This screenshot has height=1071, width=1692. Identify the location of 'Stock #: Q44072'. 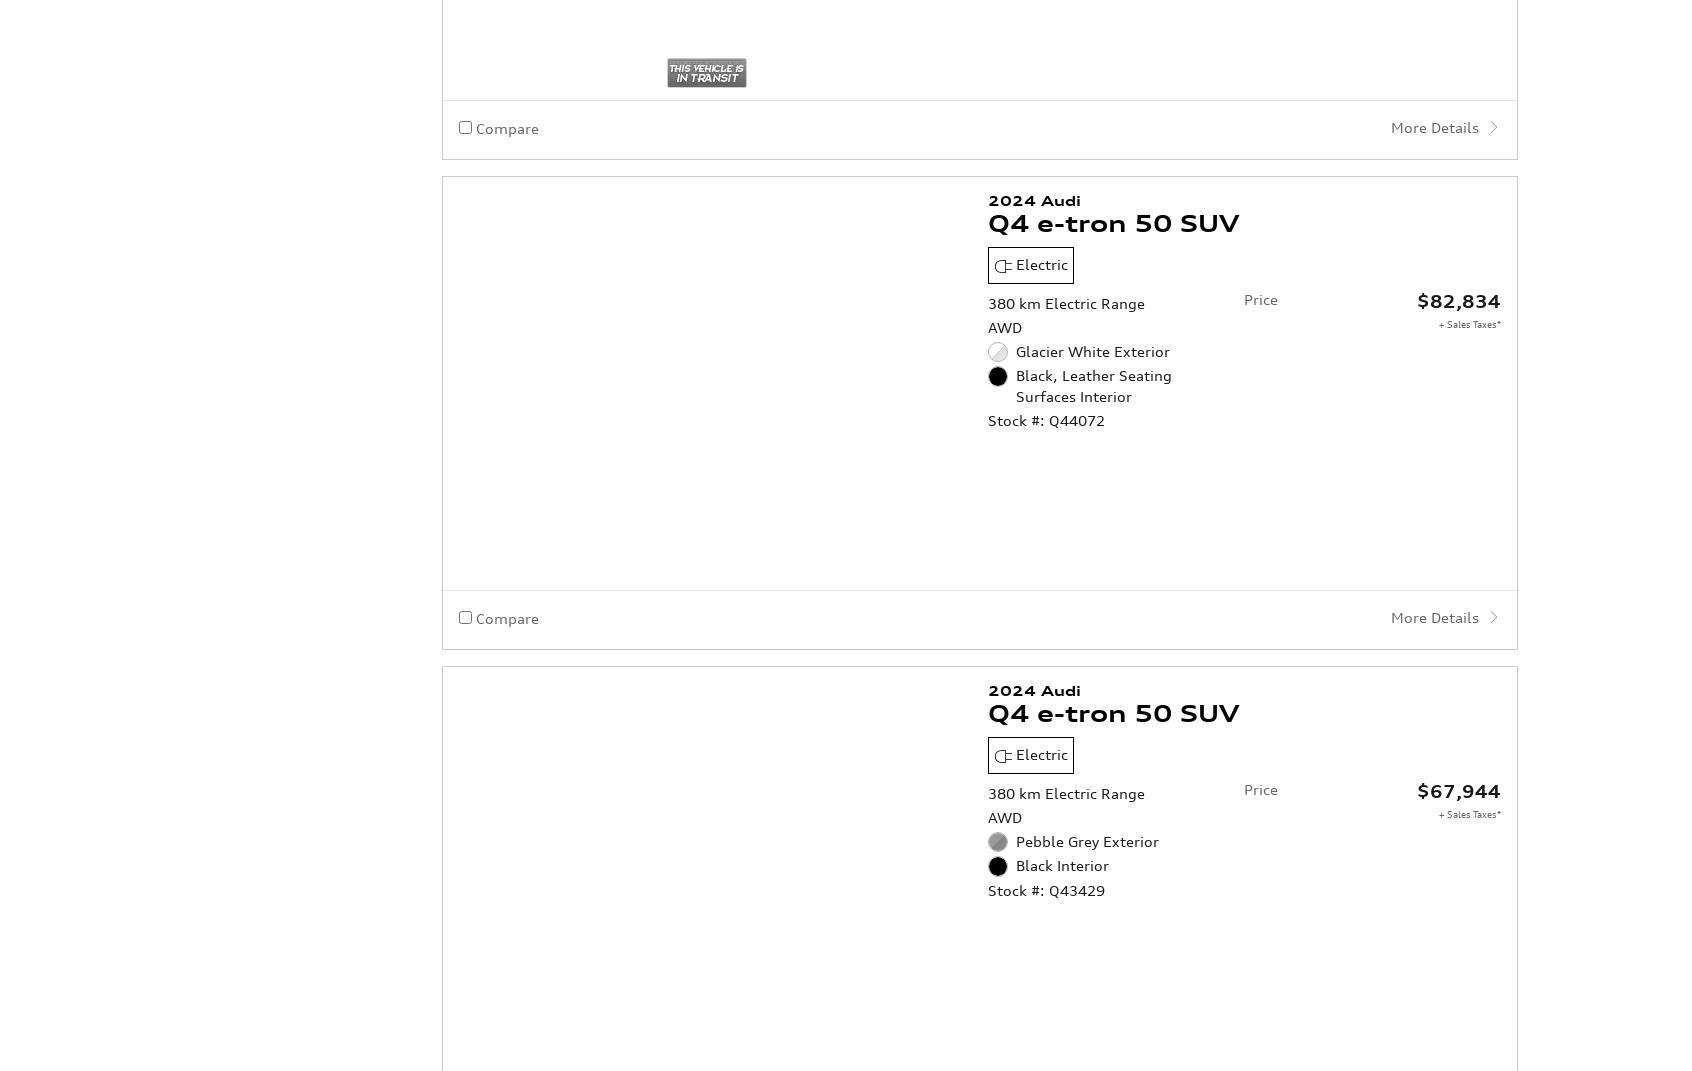
(1044, 259).